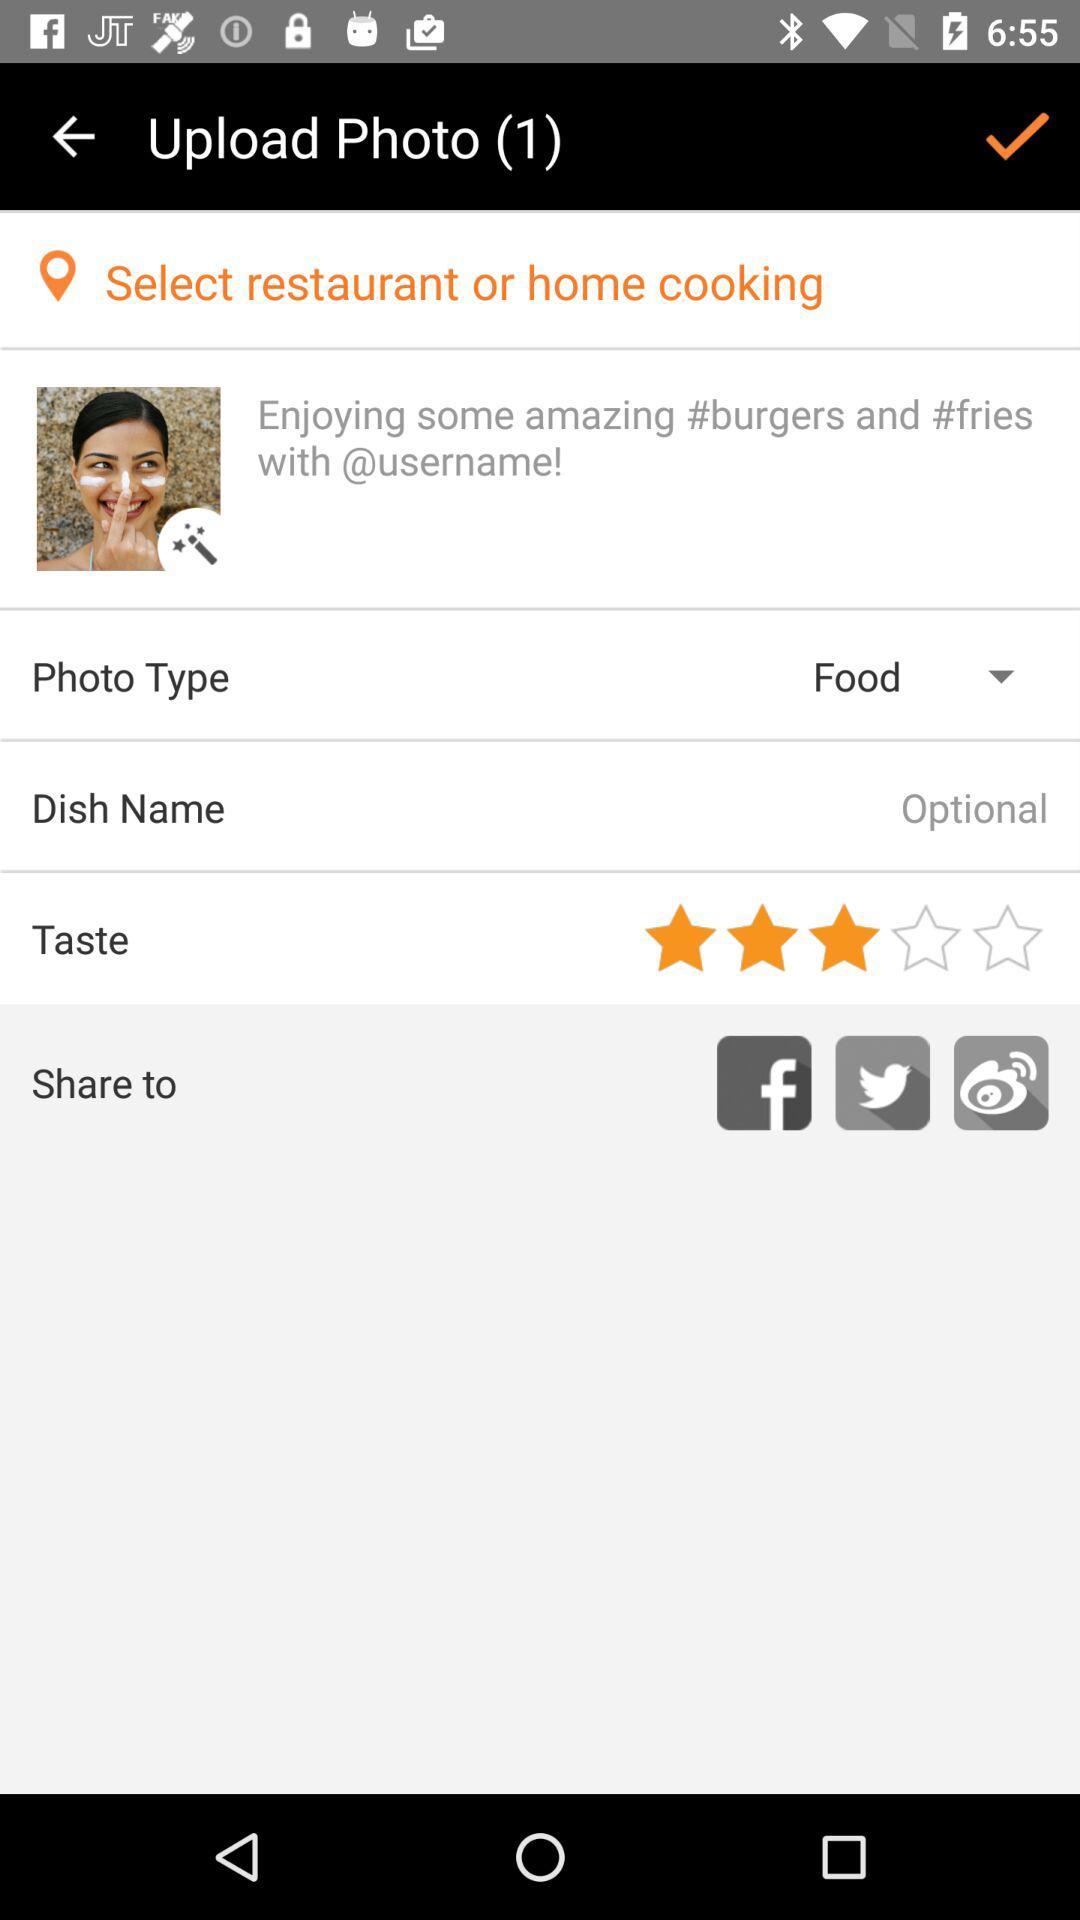 This screenshot has width=1080, height=1920. I want to click on share to app, so click(1001, 1082).